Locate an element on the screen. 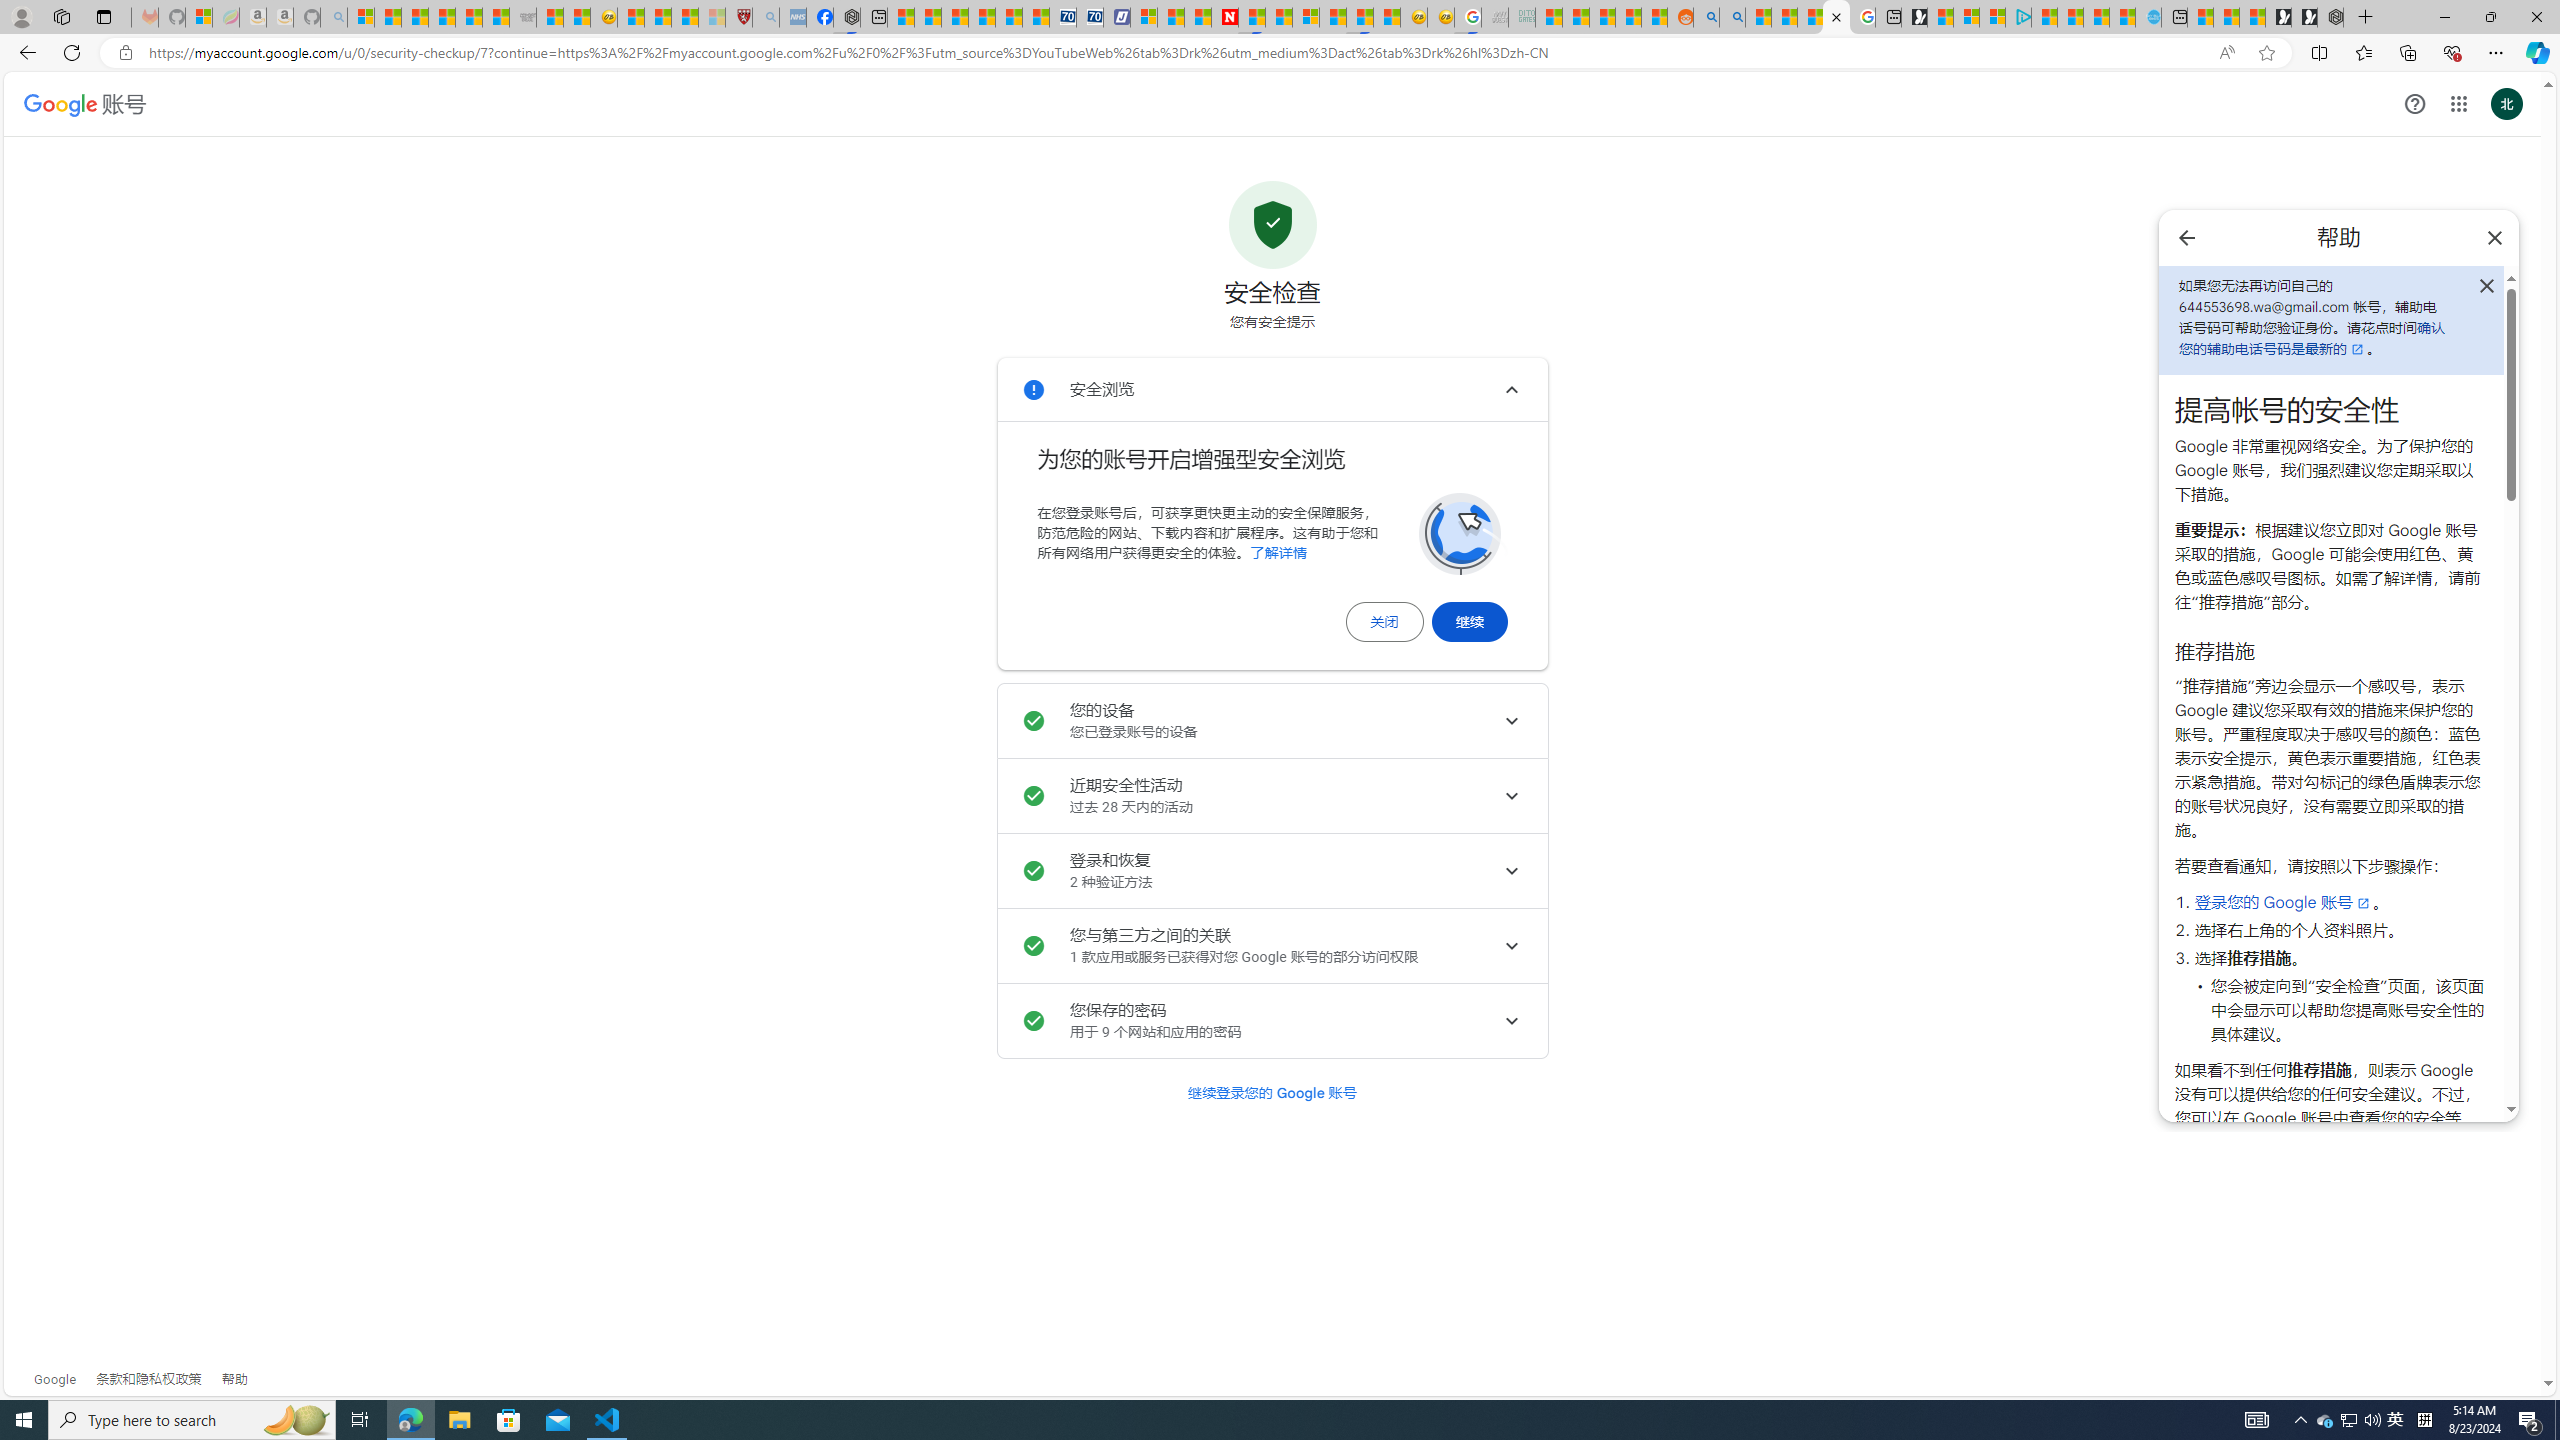  'Class: gb_E' is located at coordinates (2458, 103).